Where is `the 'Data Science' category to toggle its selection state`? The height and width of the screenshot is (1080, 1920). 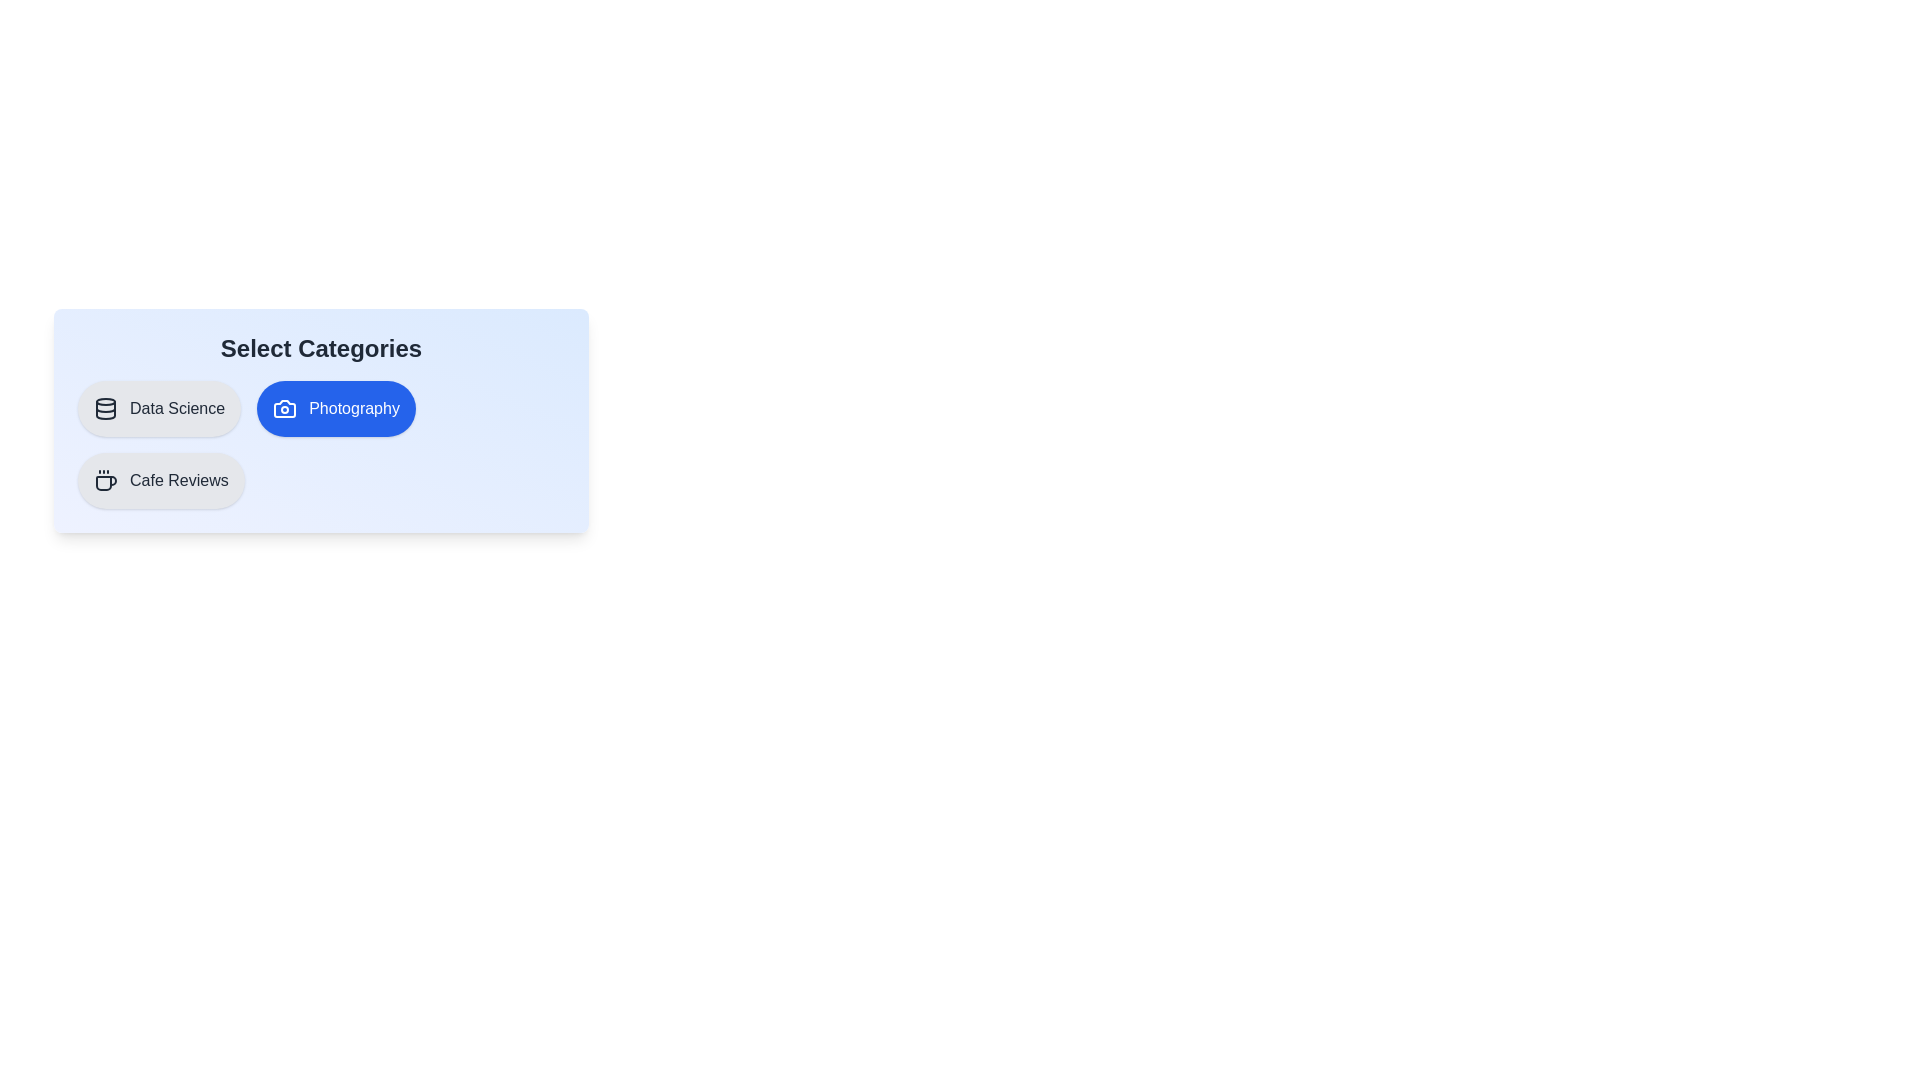
the 'Data Science' category to toggle its selection state is located at coordinates (157, 407).